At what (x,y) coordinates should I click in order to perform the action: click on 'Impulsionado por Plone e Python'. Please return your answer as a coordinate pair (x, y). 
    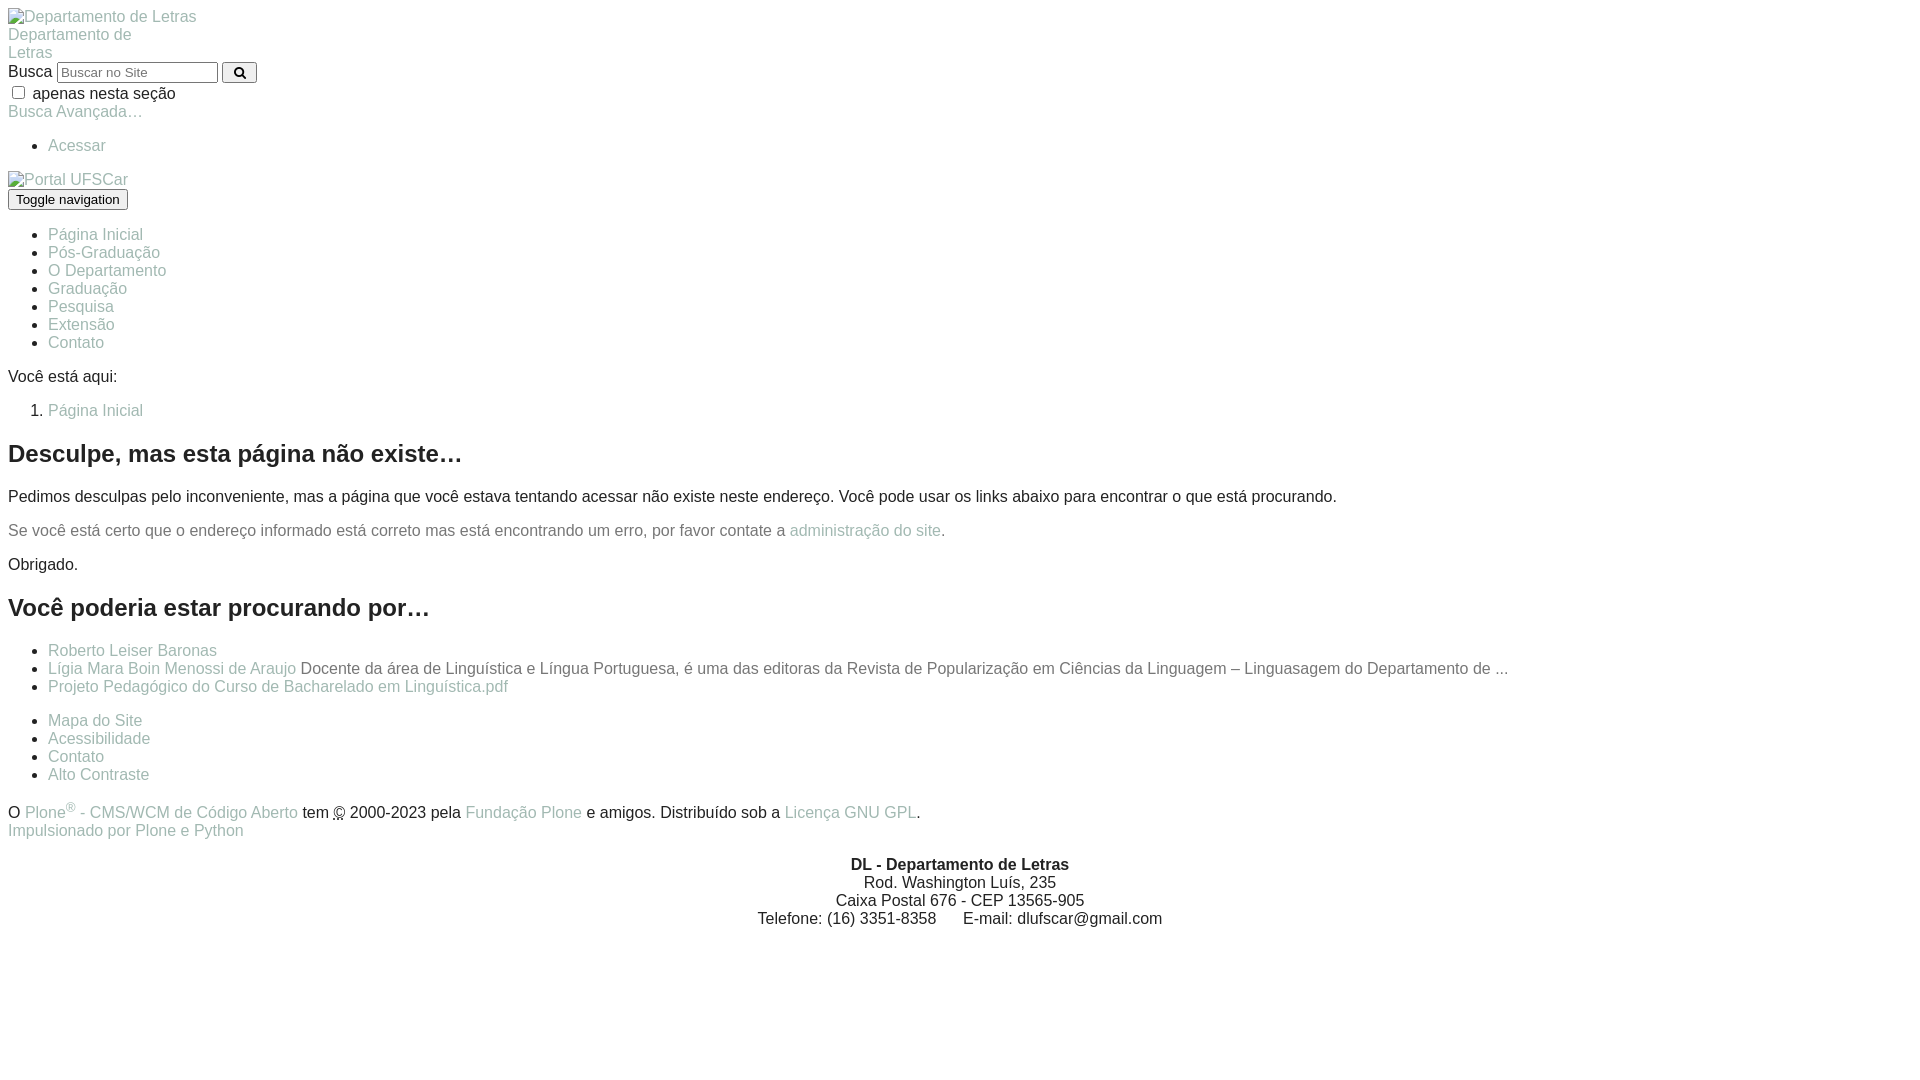
    Looking at the image, I should click on (124, 830).